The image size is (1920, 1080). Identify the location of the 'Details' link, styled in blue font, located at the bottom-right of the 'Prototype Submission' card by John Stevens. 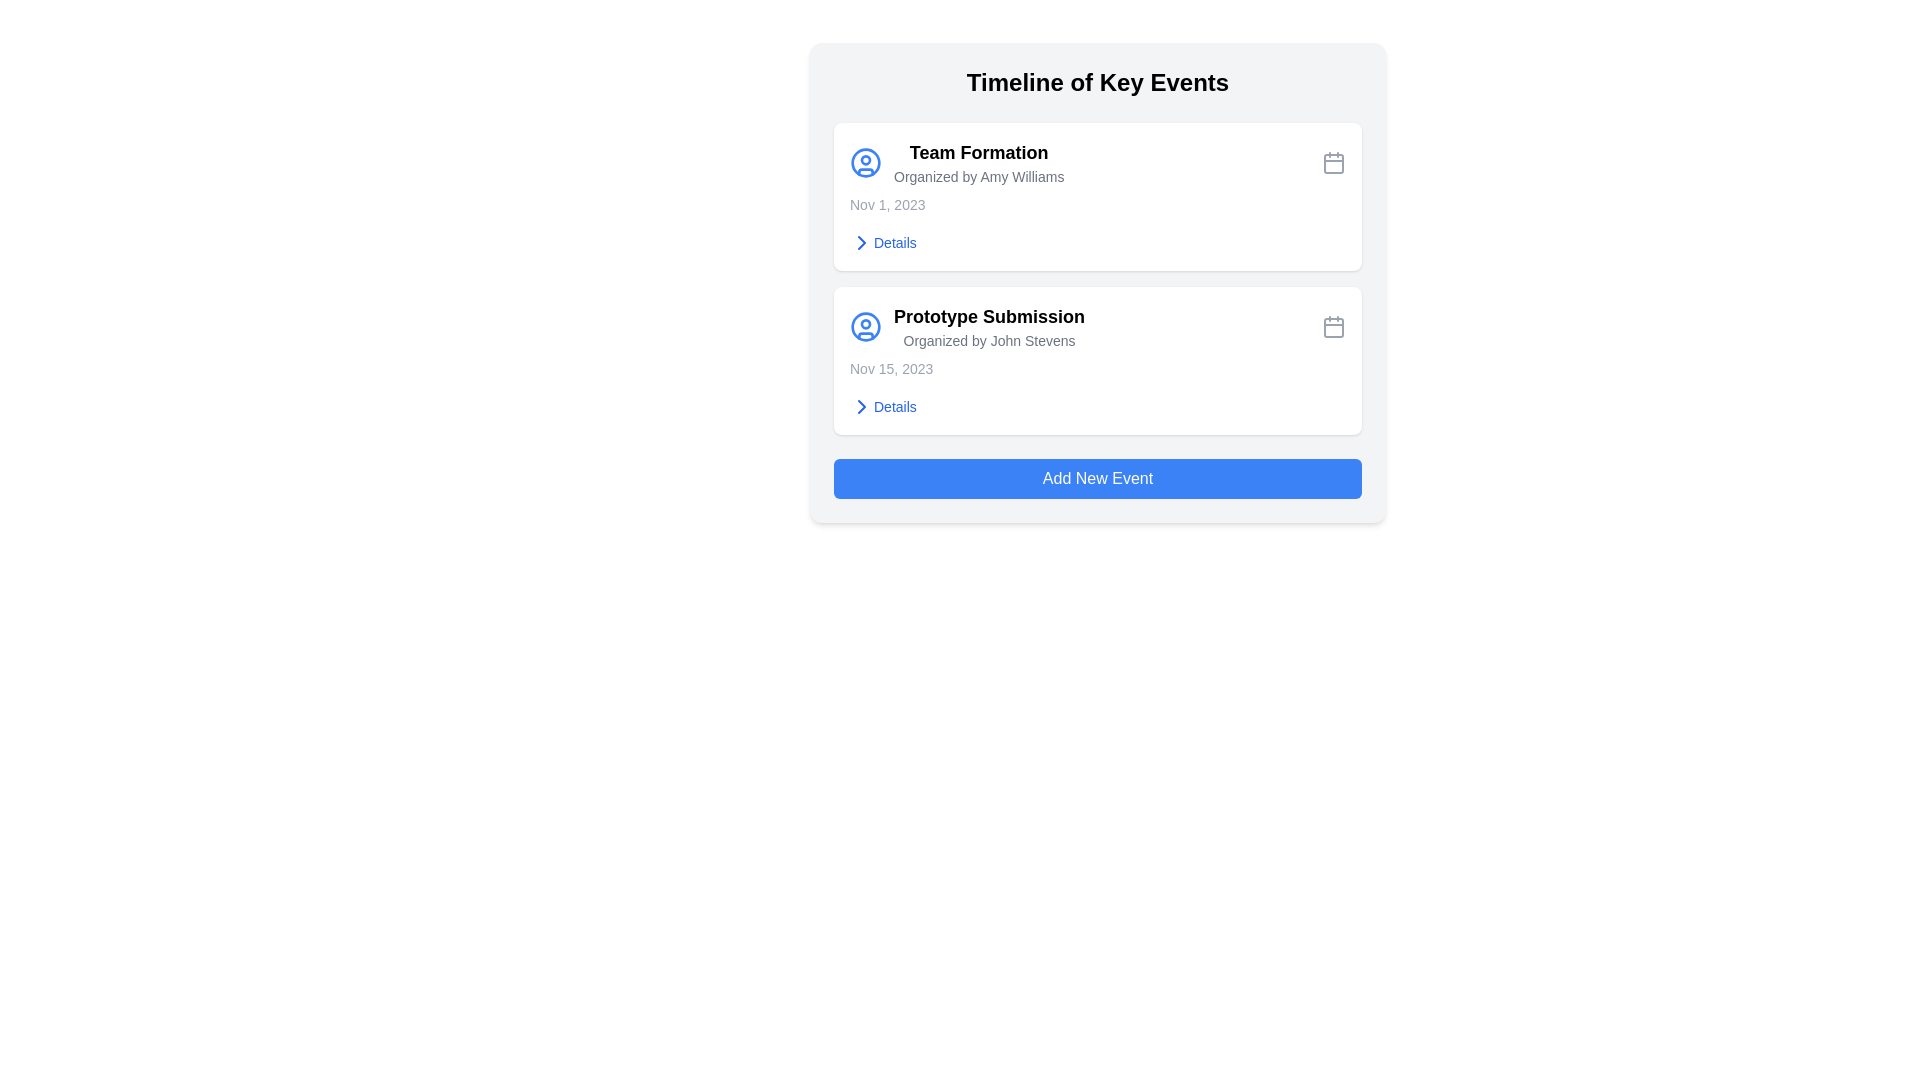
(882, 406).